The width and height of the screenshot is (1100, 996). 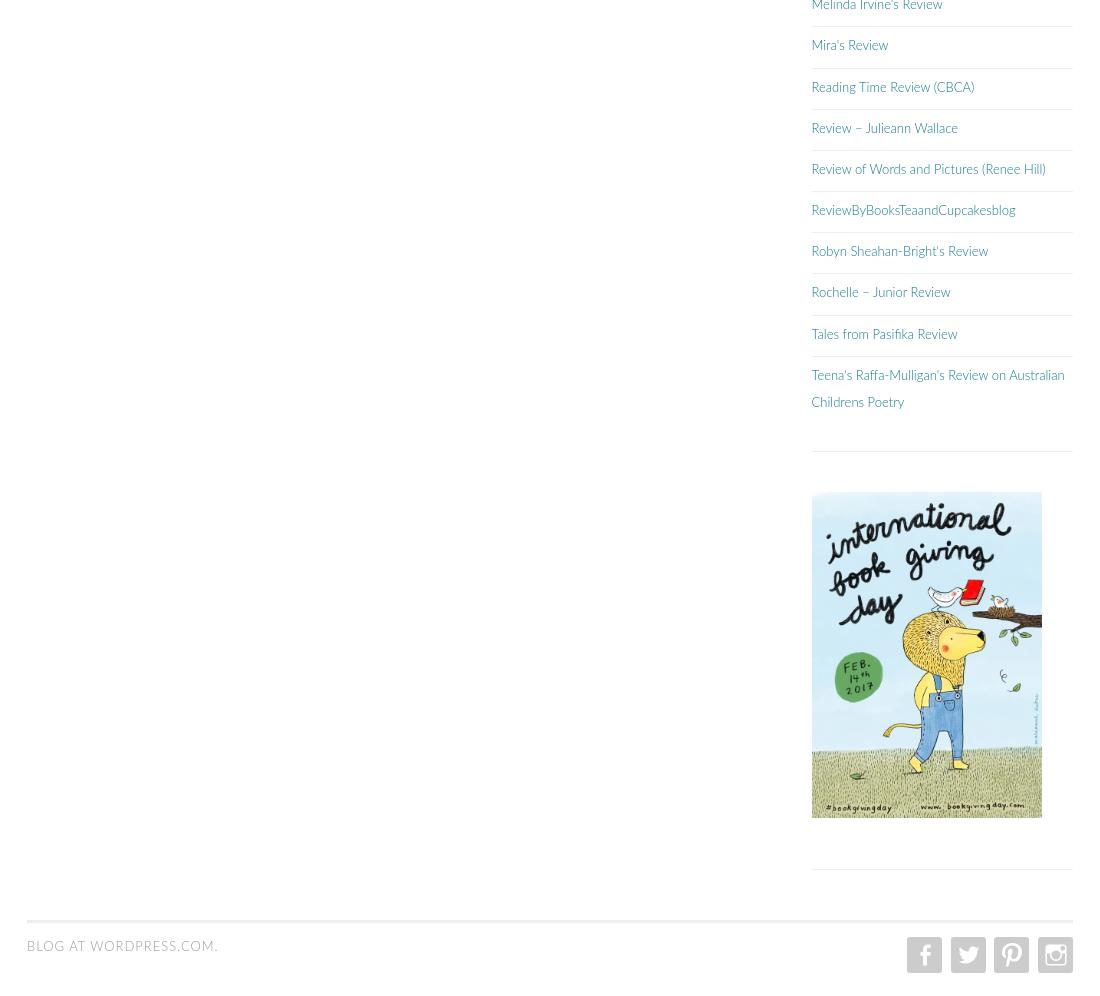 I want to click on 'ReviewByBooksTeaandCupcakesblog', so click(x=913, y=210).